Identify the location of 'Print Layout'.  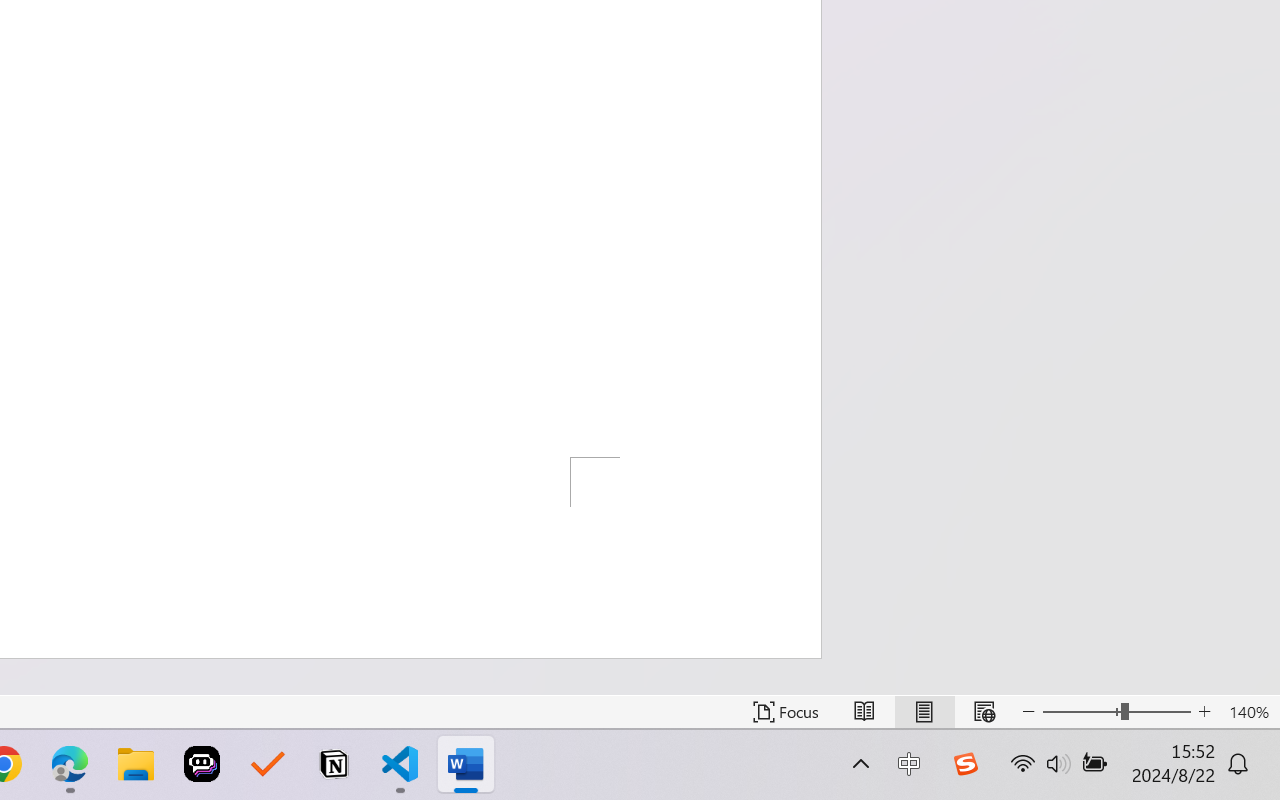
(923, 711).